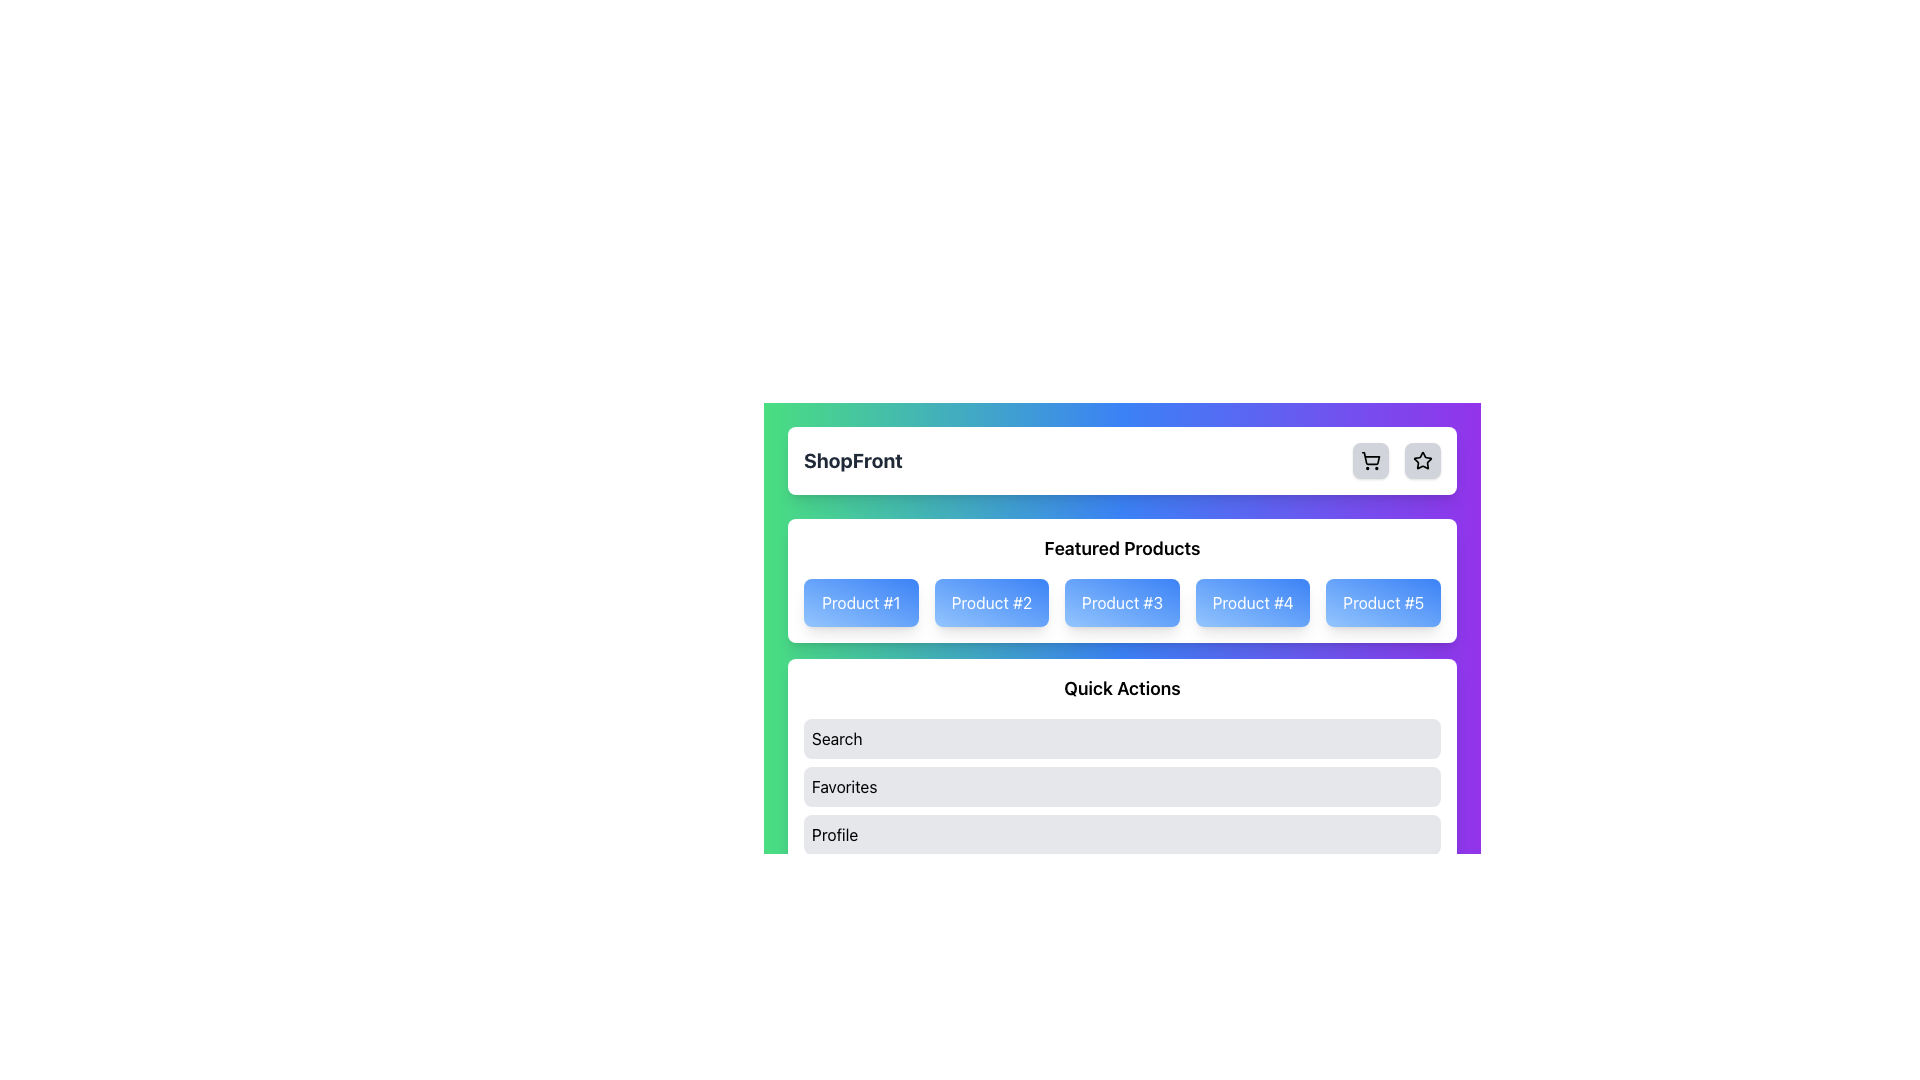 The width and height of the screenshot is (1920, 1080). I want to click on the 'Search' button in the 'Quick Actions' section, so click(1122, 739).